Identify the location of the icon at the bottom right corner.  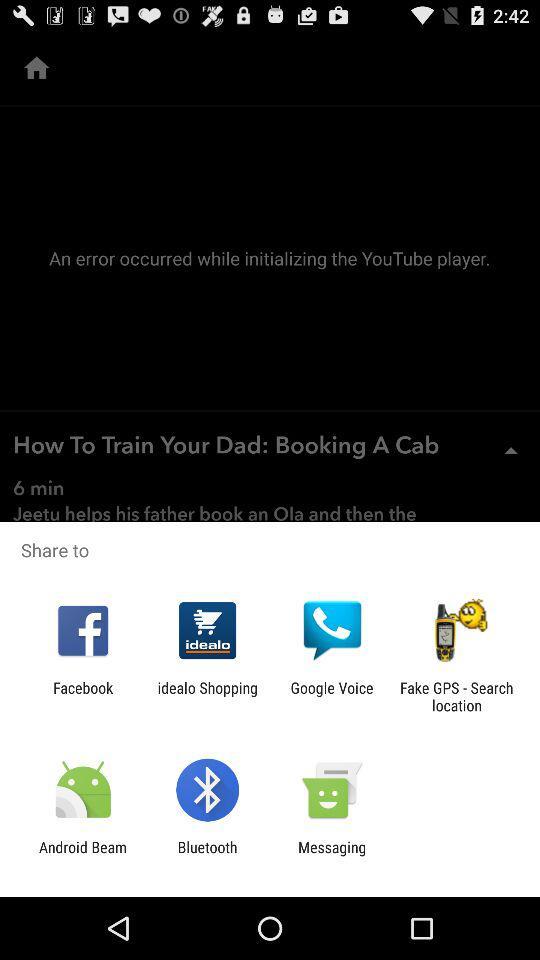
(456, 696).